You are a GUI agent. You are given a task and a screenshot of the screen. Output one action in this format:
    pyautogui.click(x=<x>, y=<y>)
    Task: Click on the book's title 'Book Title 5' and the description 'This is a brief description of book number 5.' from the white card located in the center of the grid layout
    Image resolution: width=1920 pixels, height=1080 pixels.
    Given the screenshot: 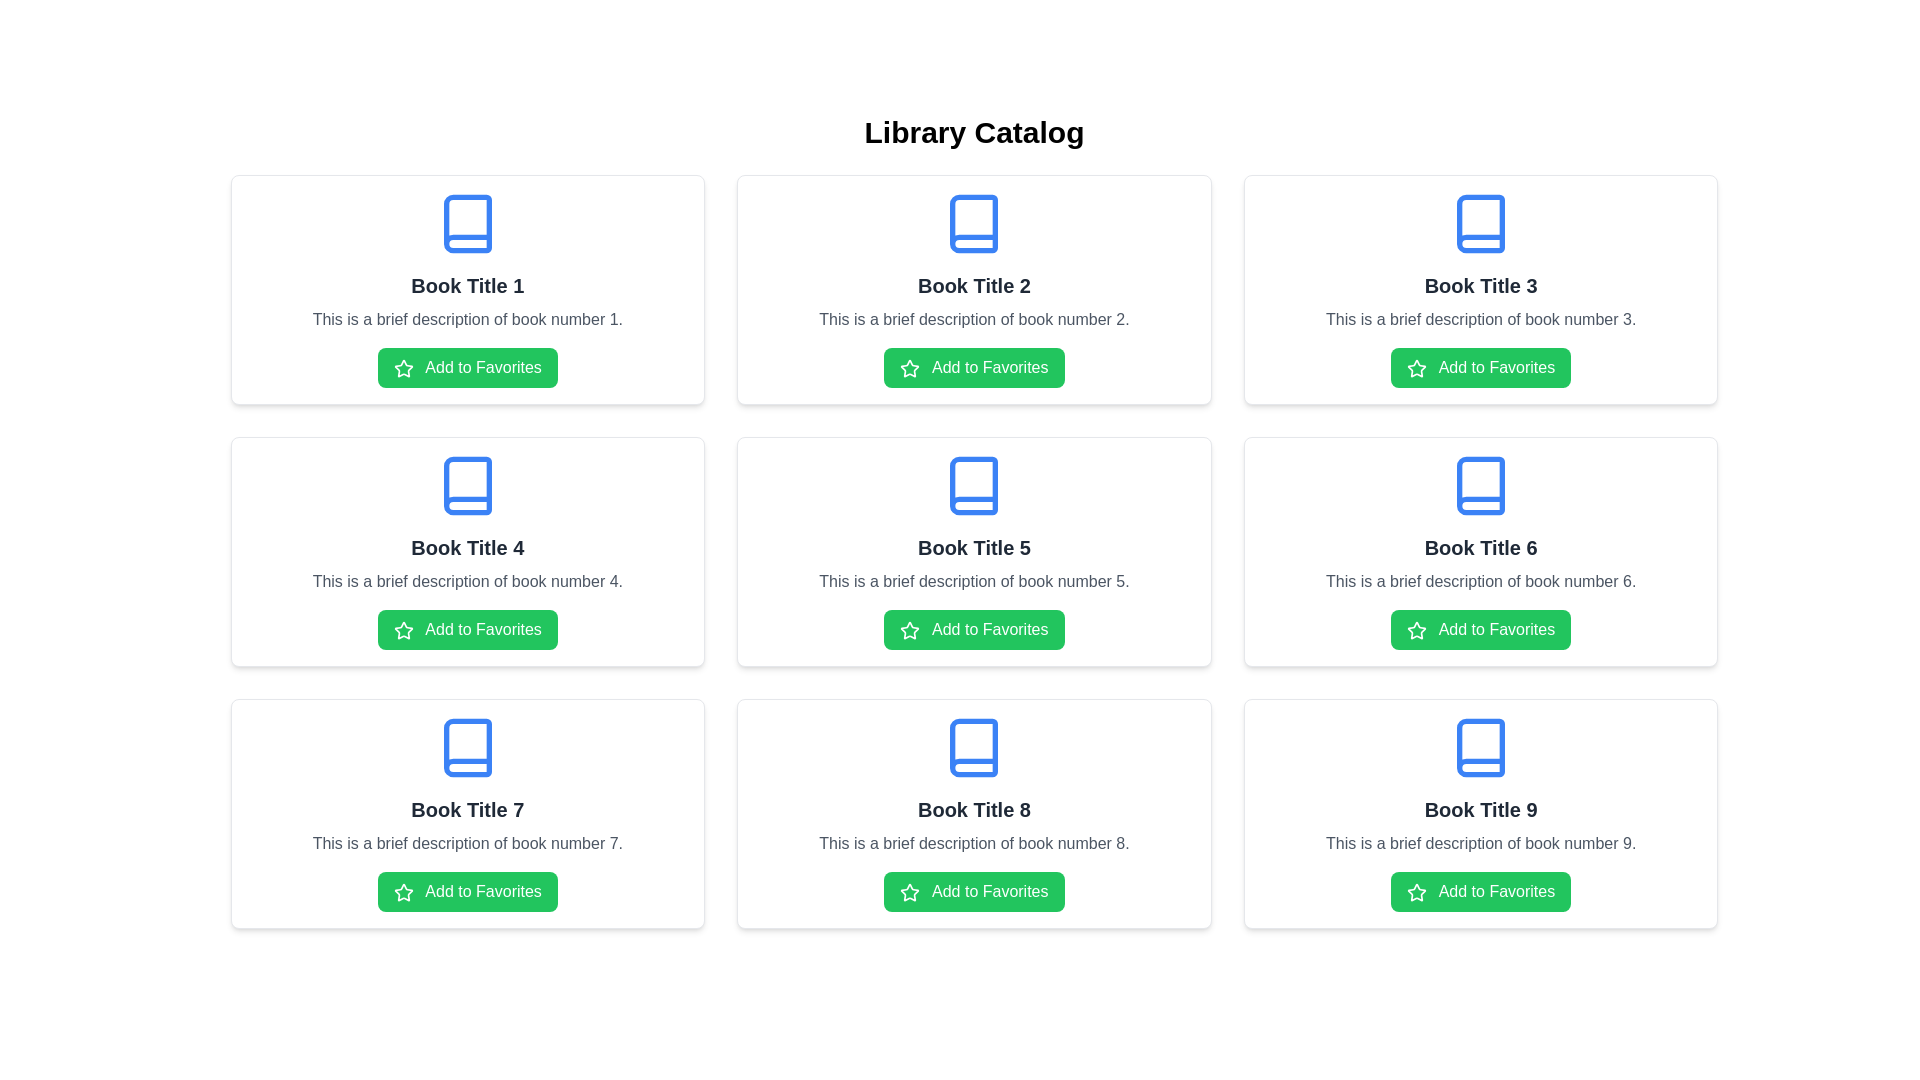 What is the action you would take?
    pyautogui.click(x=974, y=551)
    